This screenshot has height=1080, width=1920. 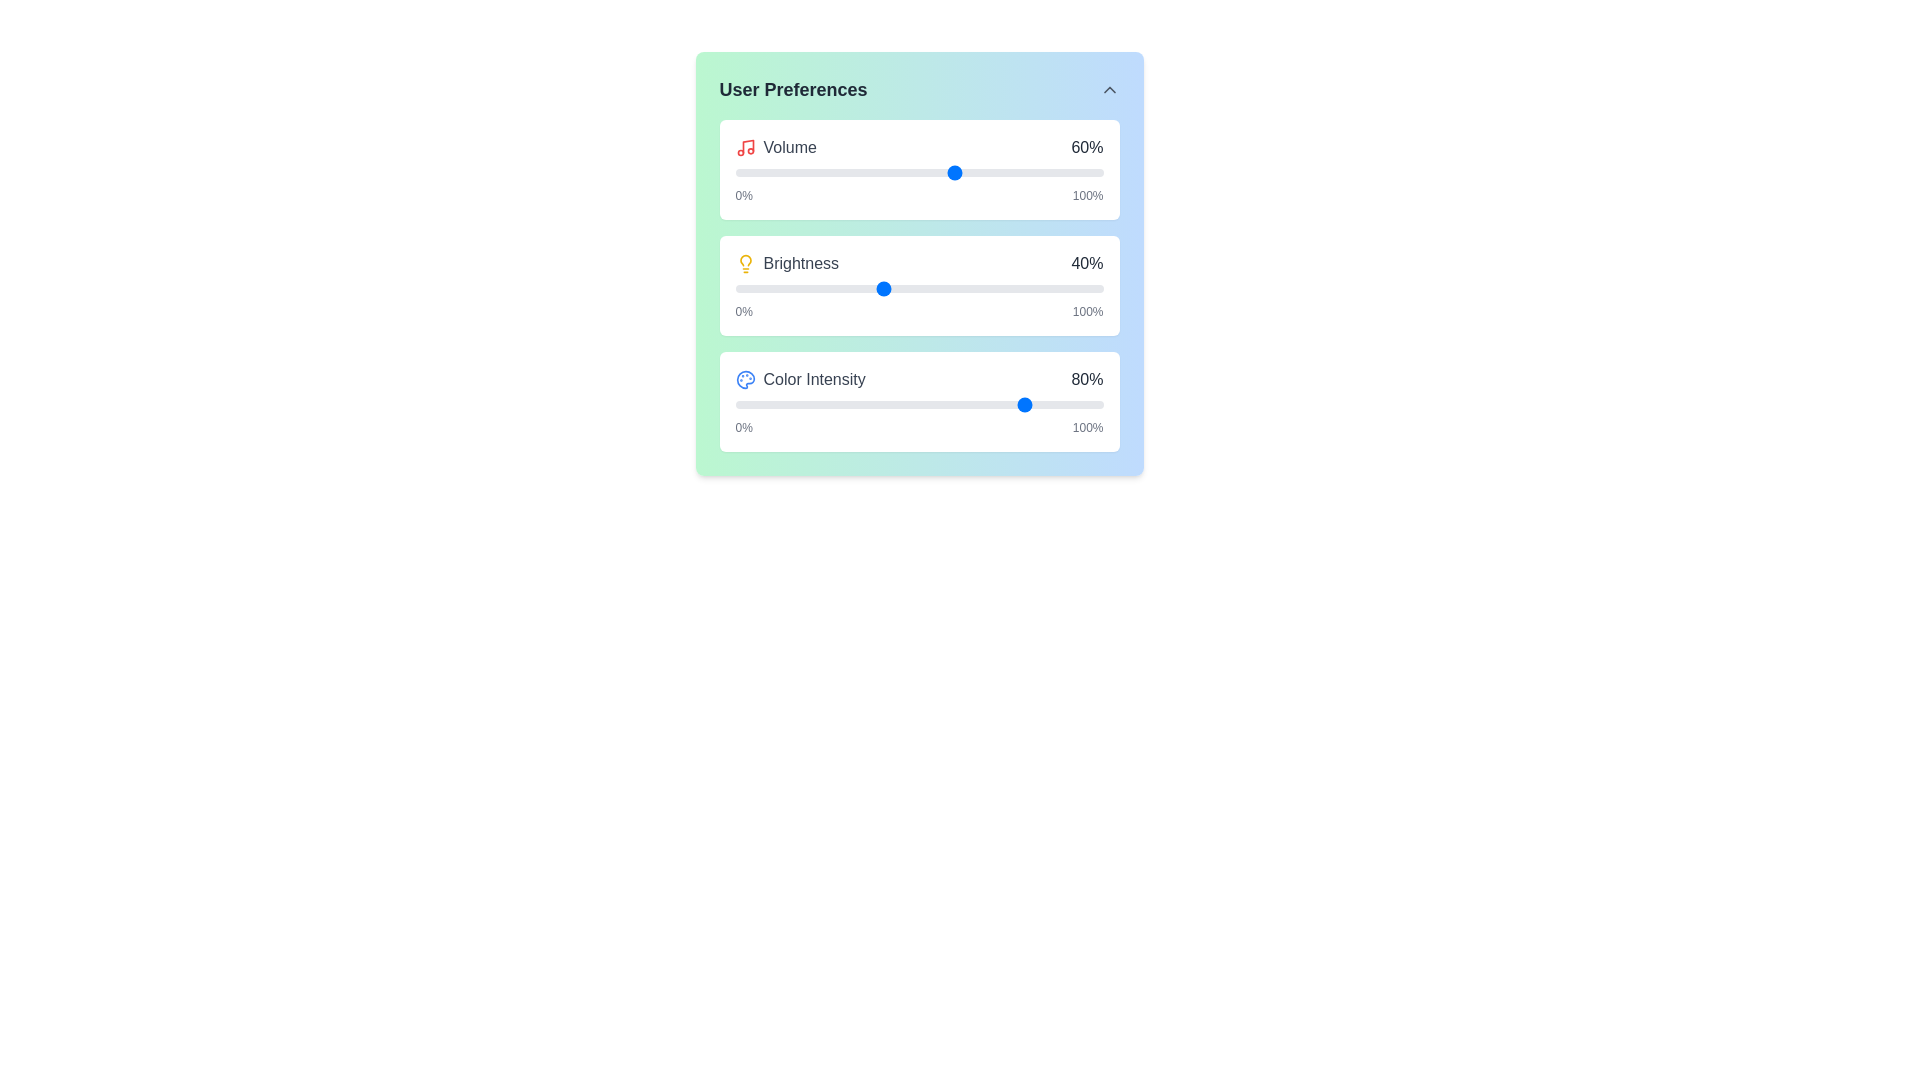 I want to click on the Static Text Indicator displaying '0%' and '100%' percentages located beneath the interactive slider in the 'Volume' section of the 'User Preferences' card, so click(x=918, y=196).